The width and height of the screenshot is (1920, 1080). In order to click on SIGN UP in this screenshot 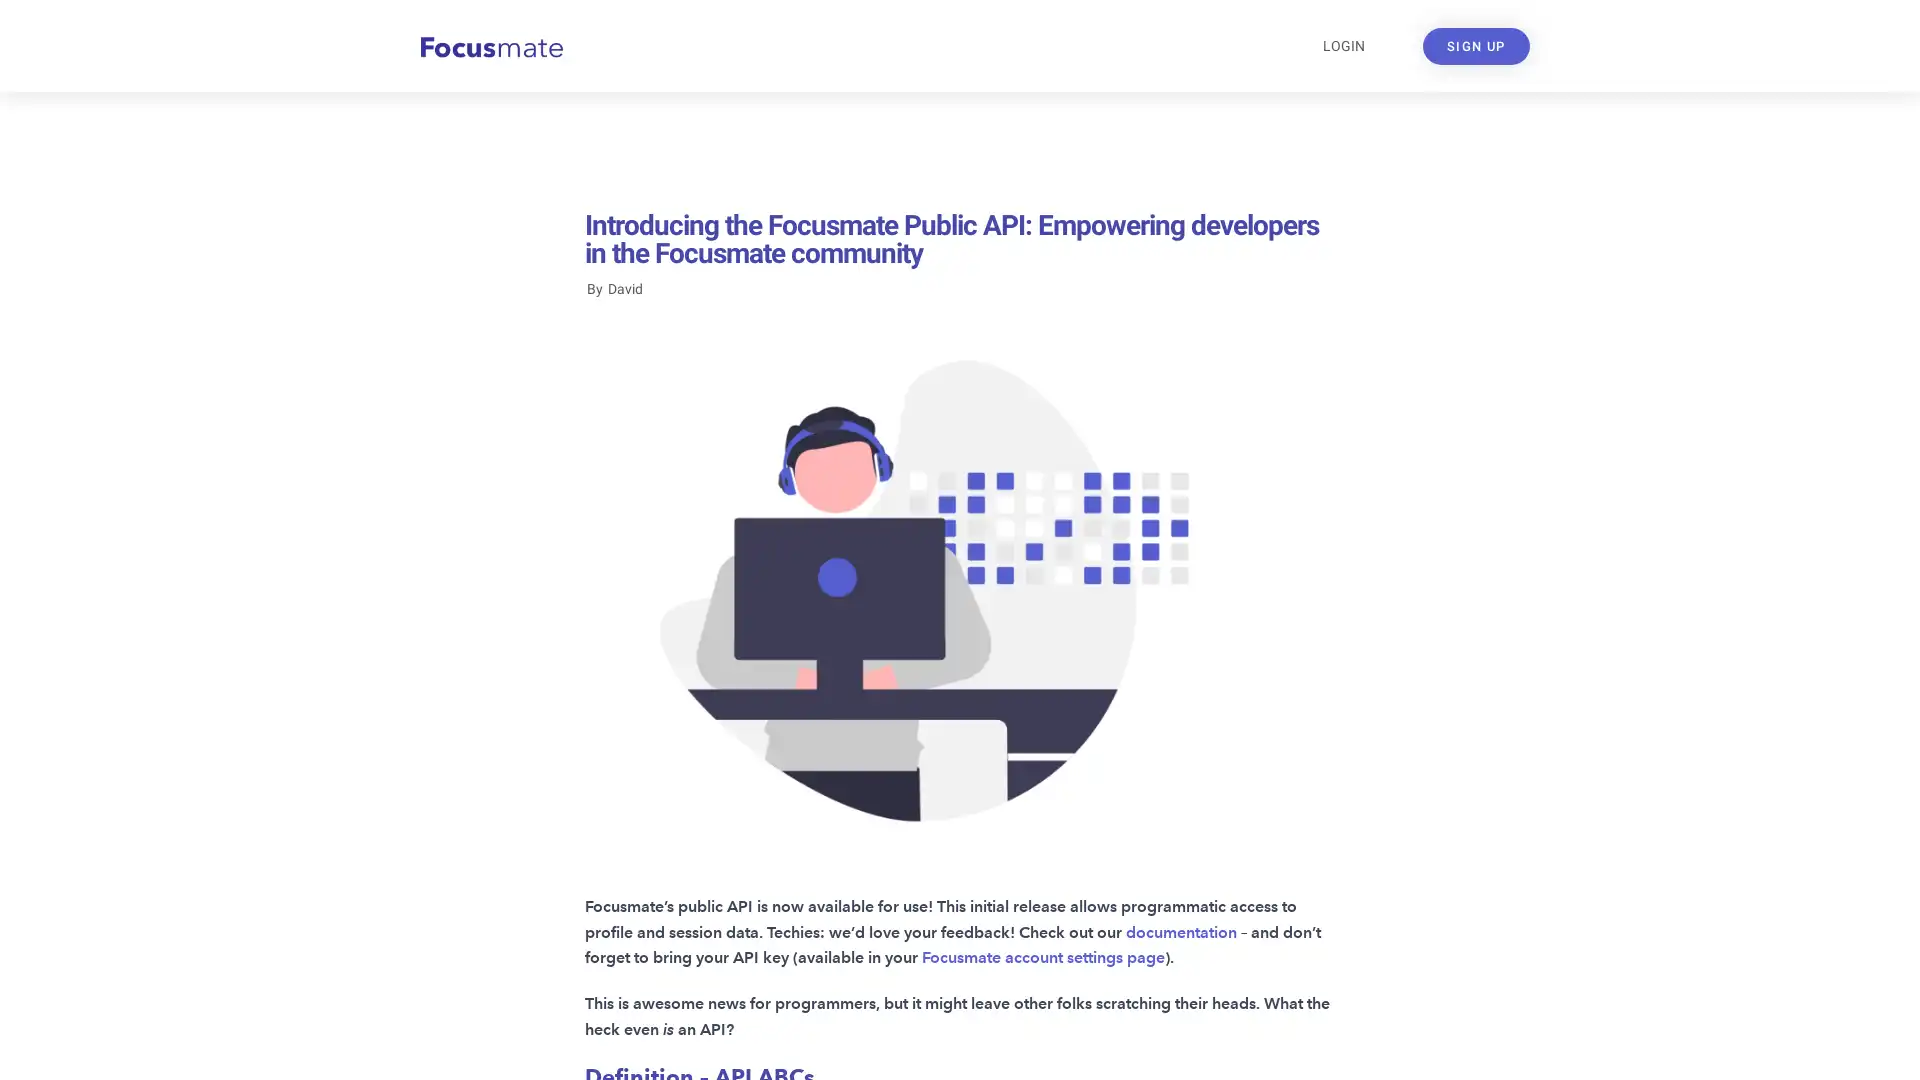, I will do `click(1475, 45)`.